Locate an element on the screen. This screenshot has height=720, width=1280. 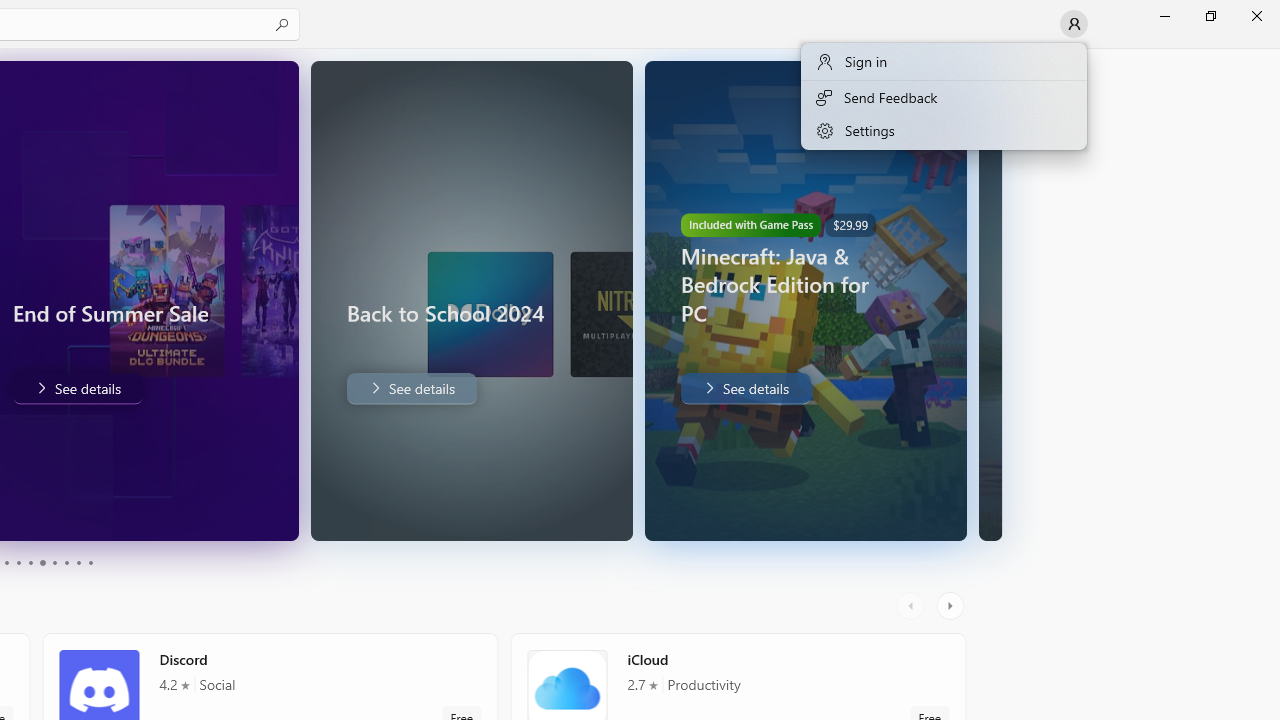
'AutomationID: RightScrollButton' is located at coordinates (951, 605).